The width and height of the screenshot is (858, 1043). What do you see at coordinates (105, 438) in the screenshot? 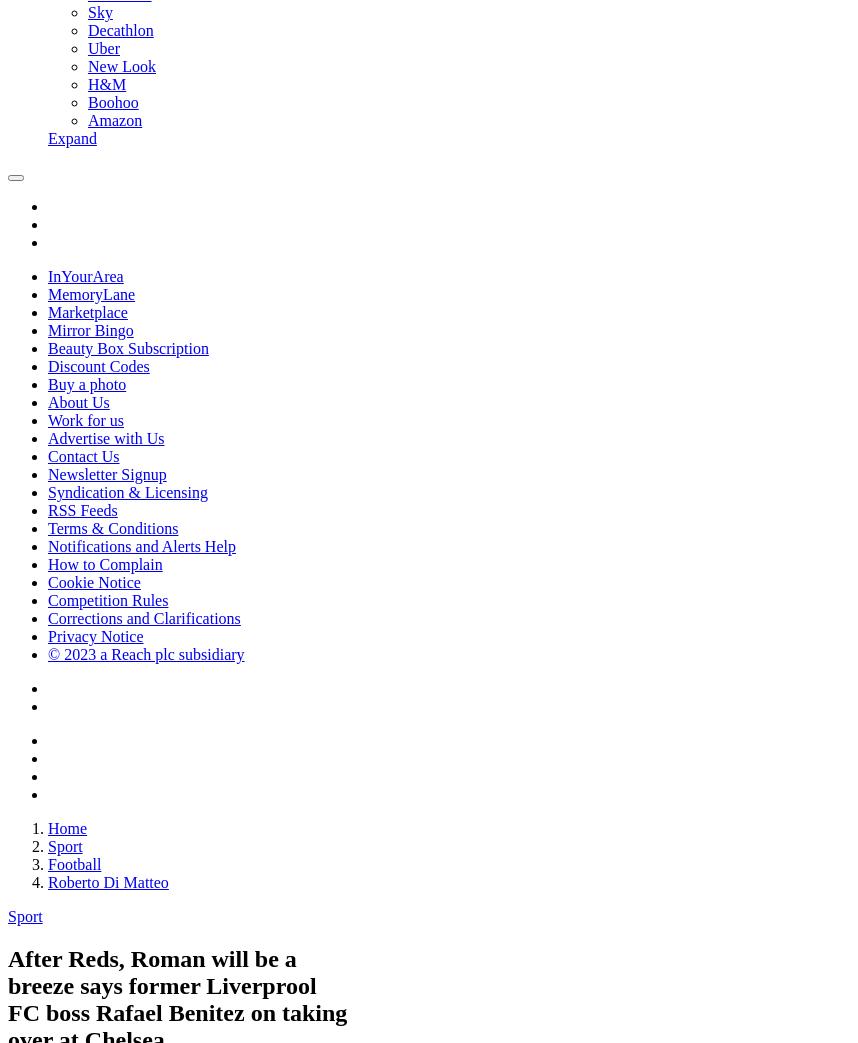
I see `'Advertise with Us'` at bounding box center [105, 438].